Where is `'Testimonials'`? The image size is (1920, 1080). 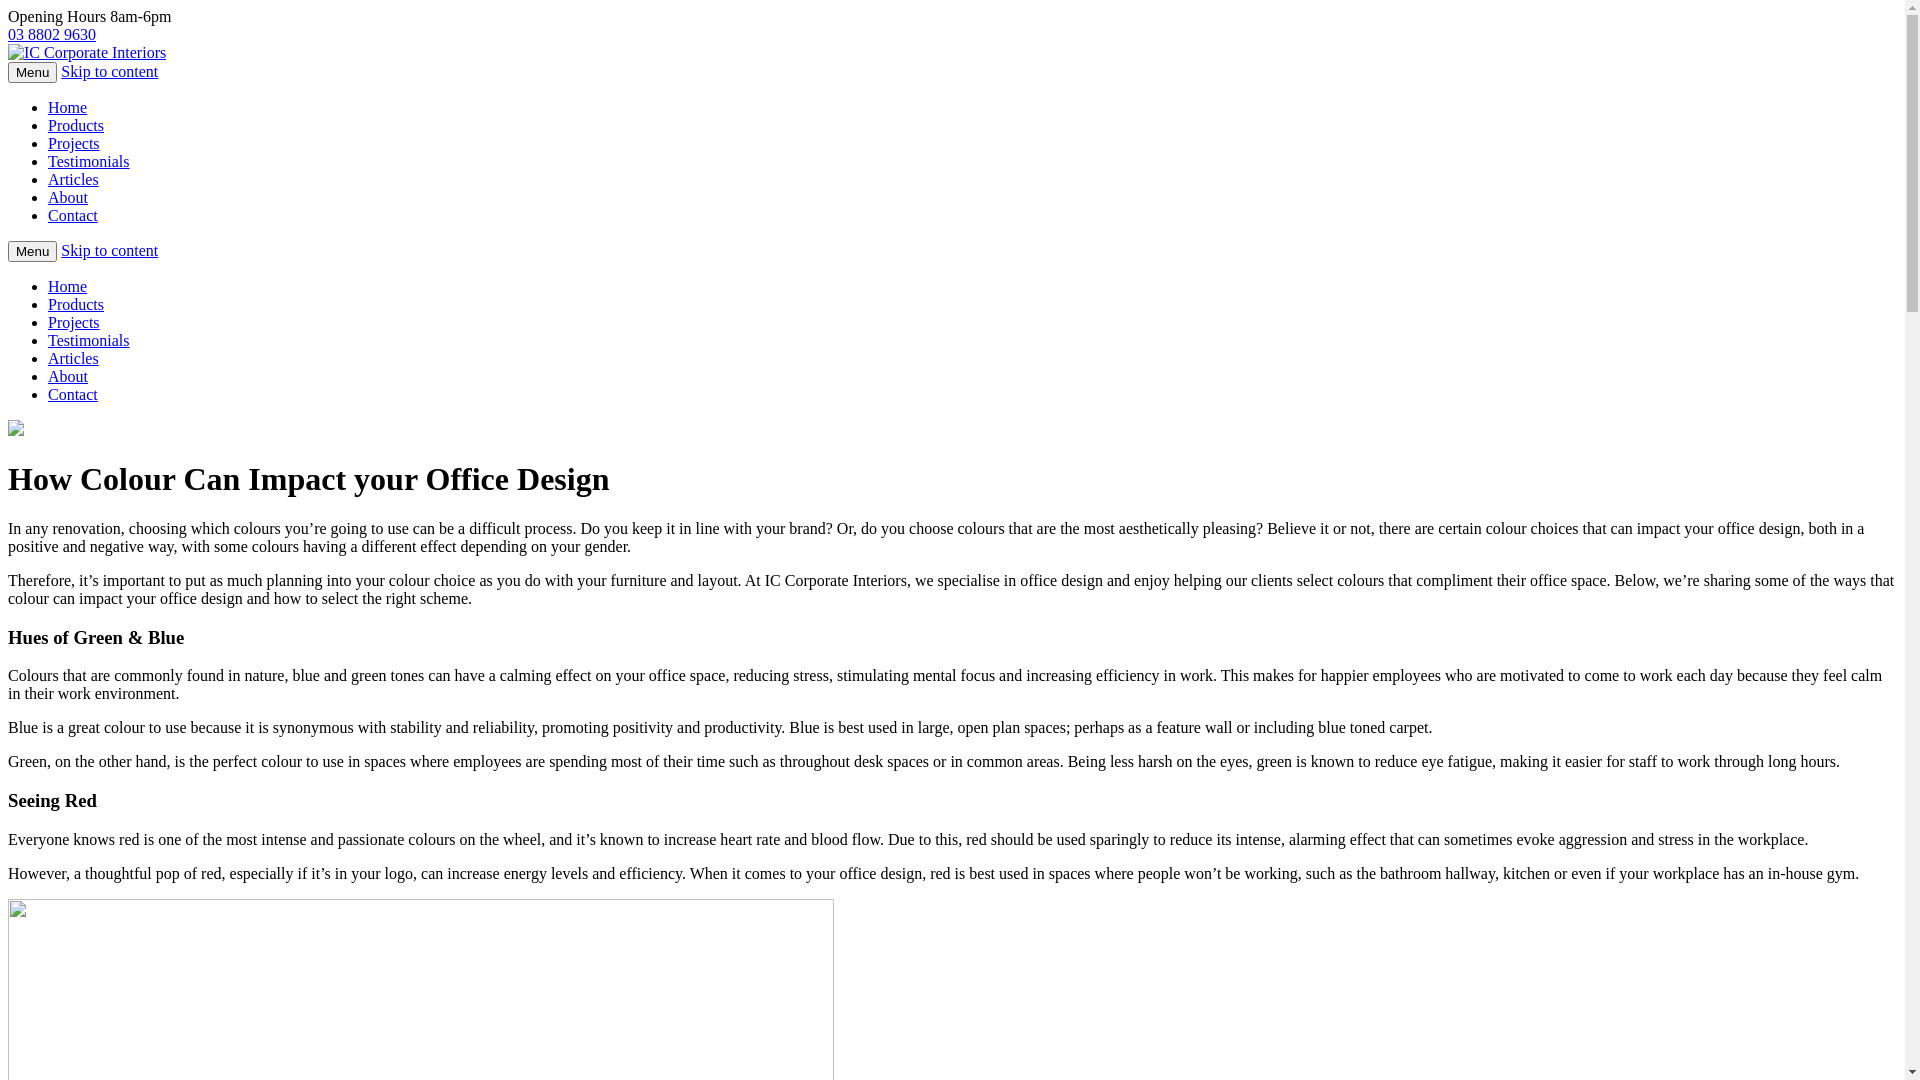 'Testimonials' is located at coordinates (88, 339).